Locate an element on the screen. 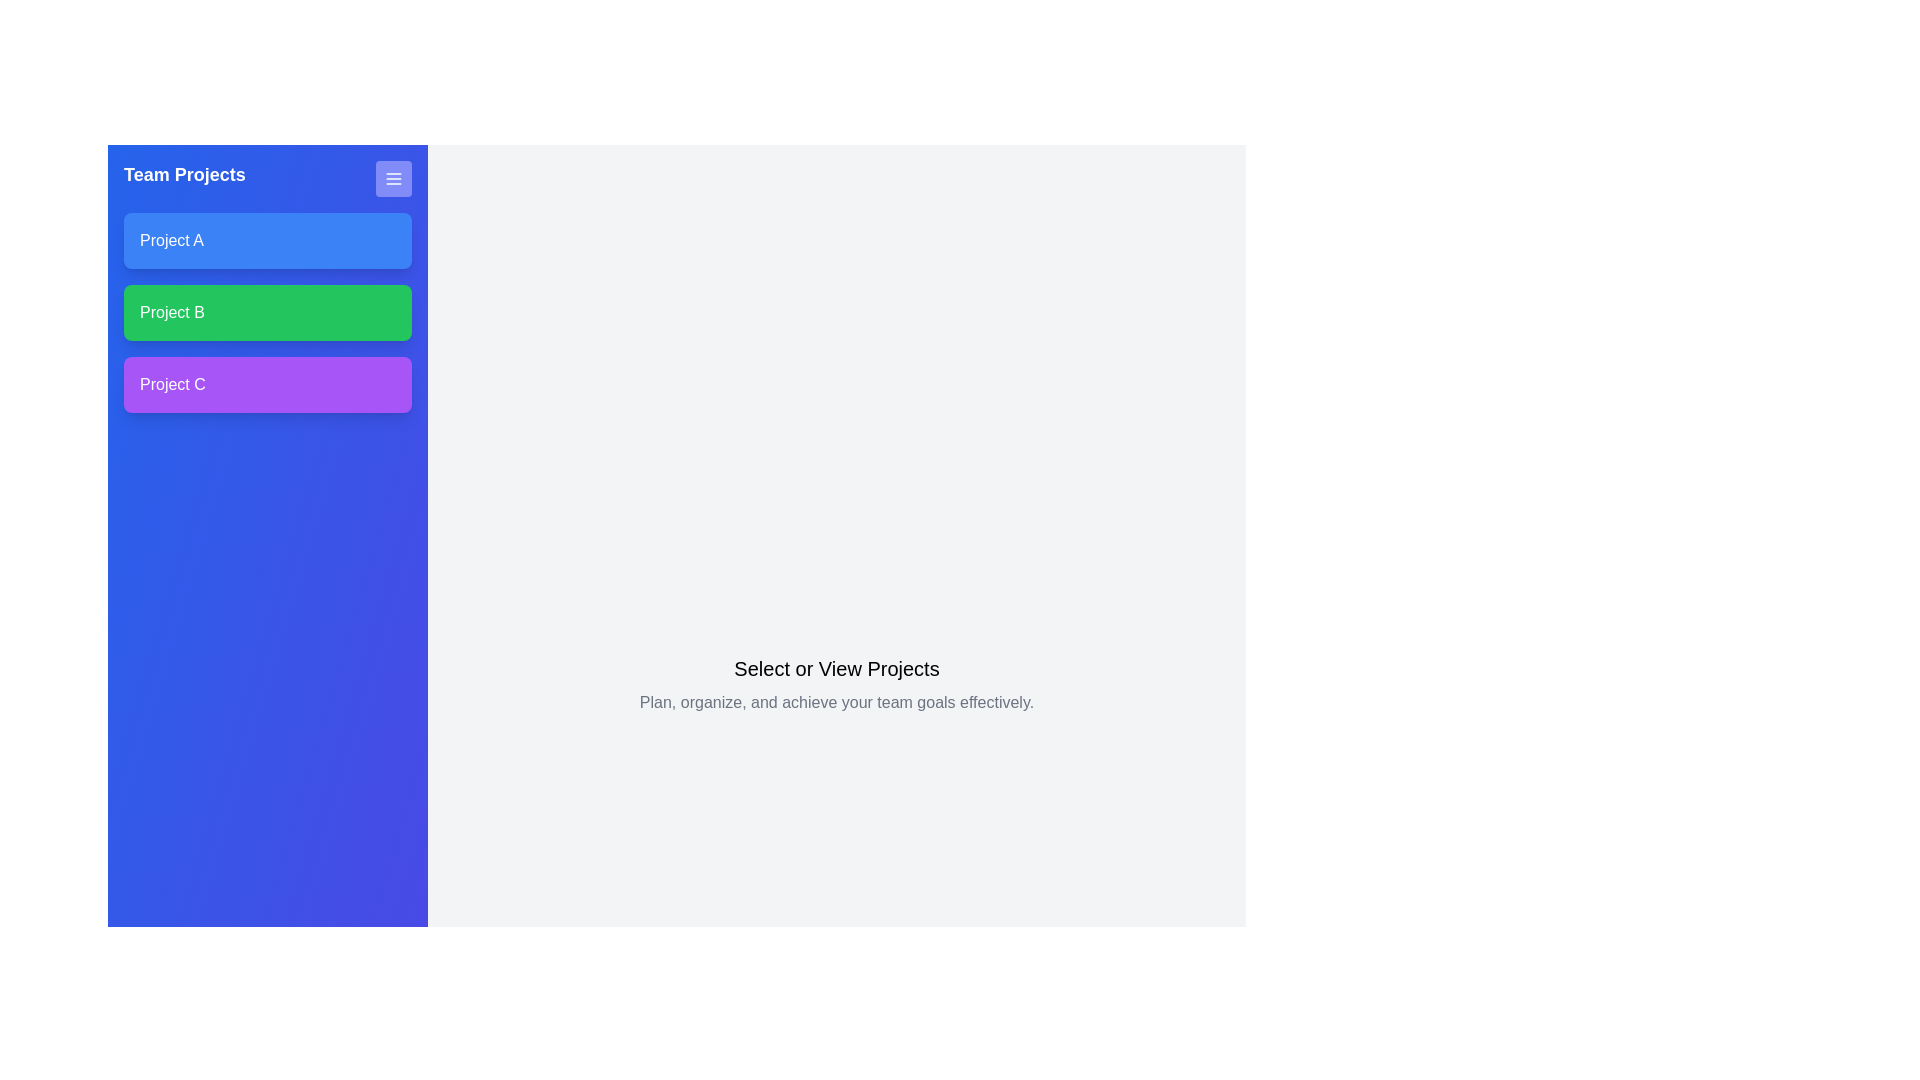  the button to toggle the drawer visibility is located at coordinates (393, 177).